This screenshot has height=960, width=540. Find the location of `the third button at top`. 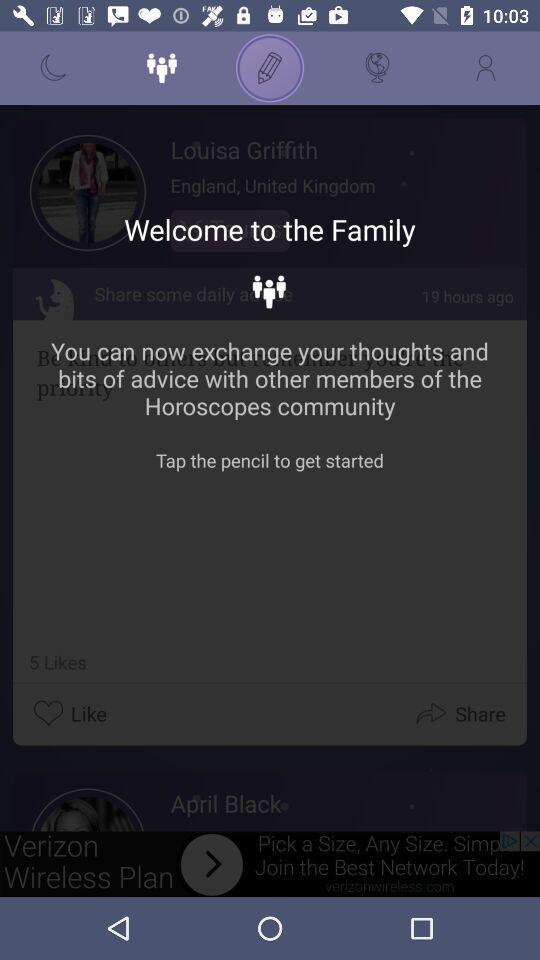

the third button at top is located at coordinates (270, 68).